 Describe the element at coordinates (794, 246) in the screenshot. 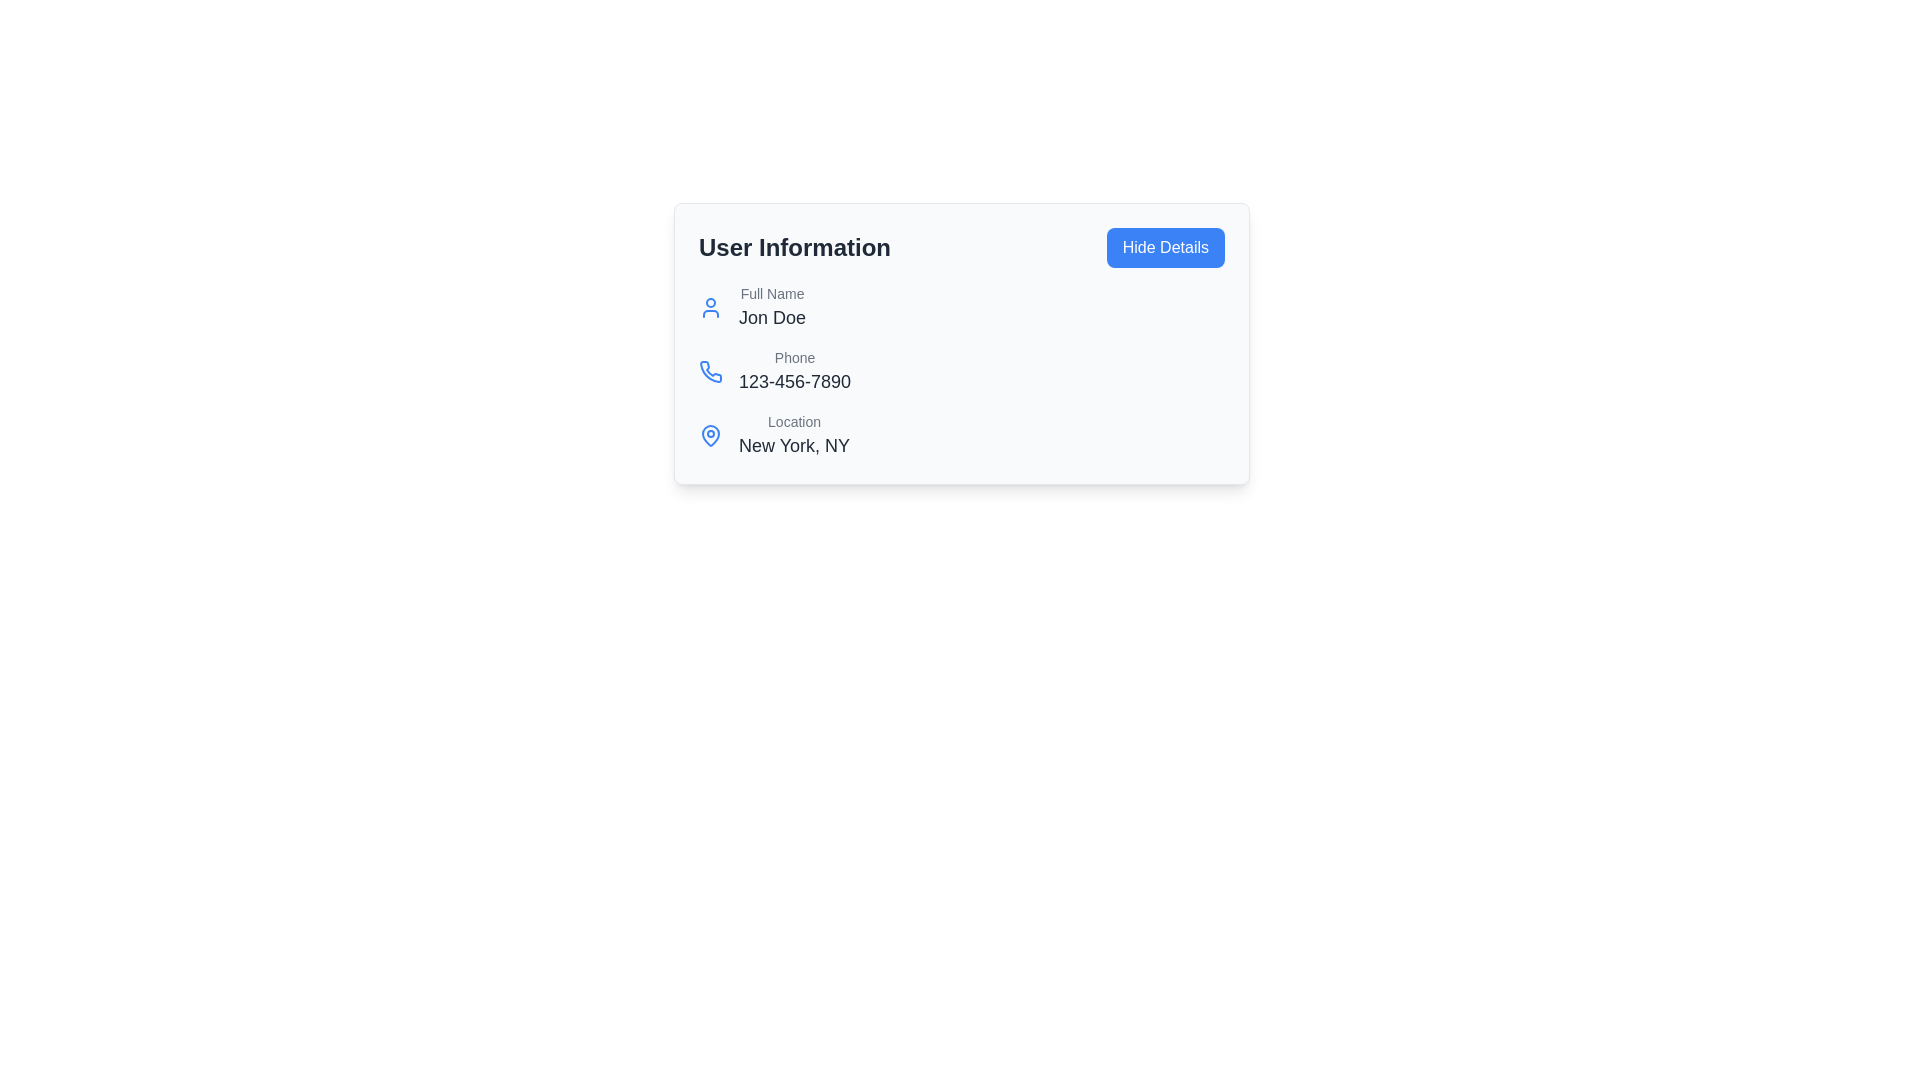

I see `the 'User Information' text label, which is prominently displayed in bold font at the top left of the card interface, adjacent to the blue 'Hide Details' button` at that location.